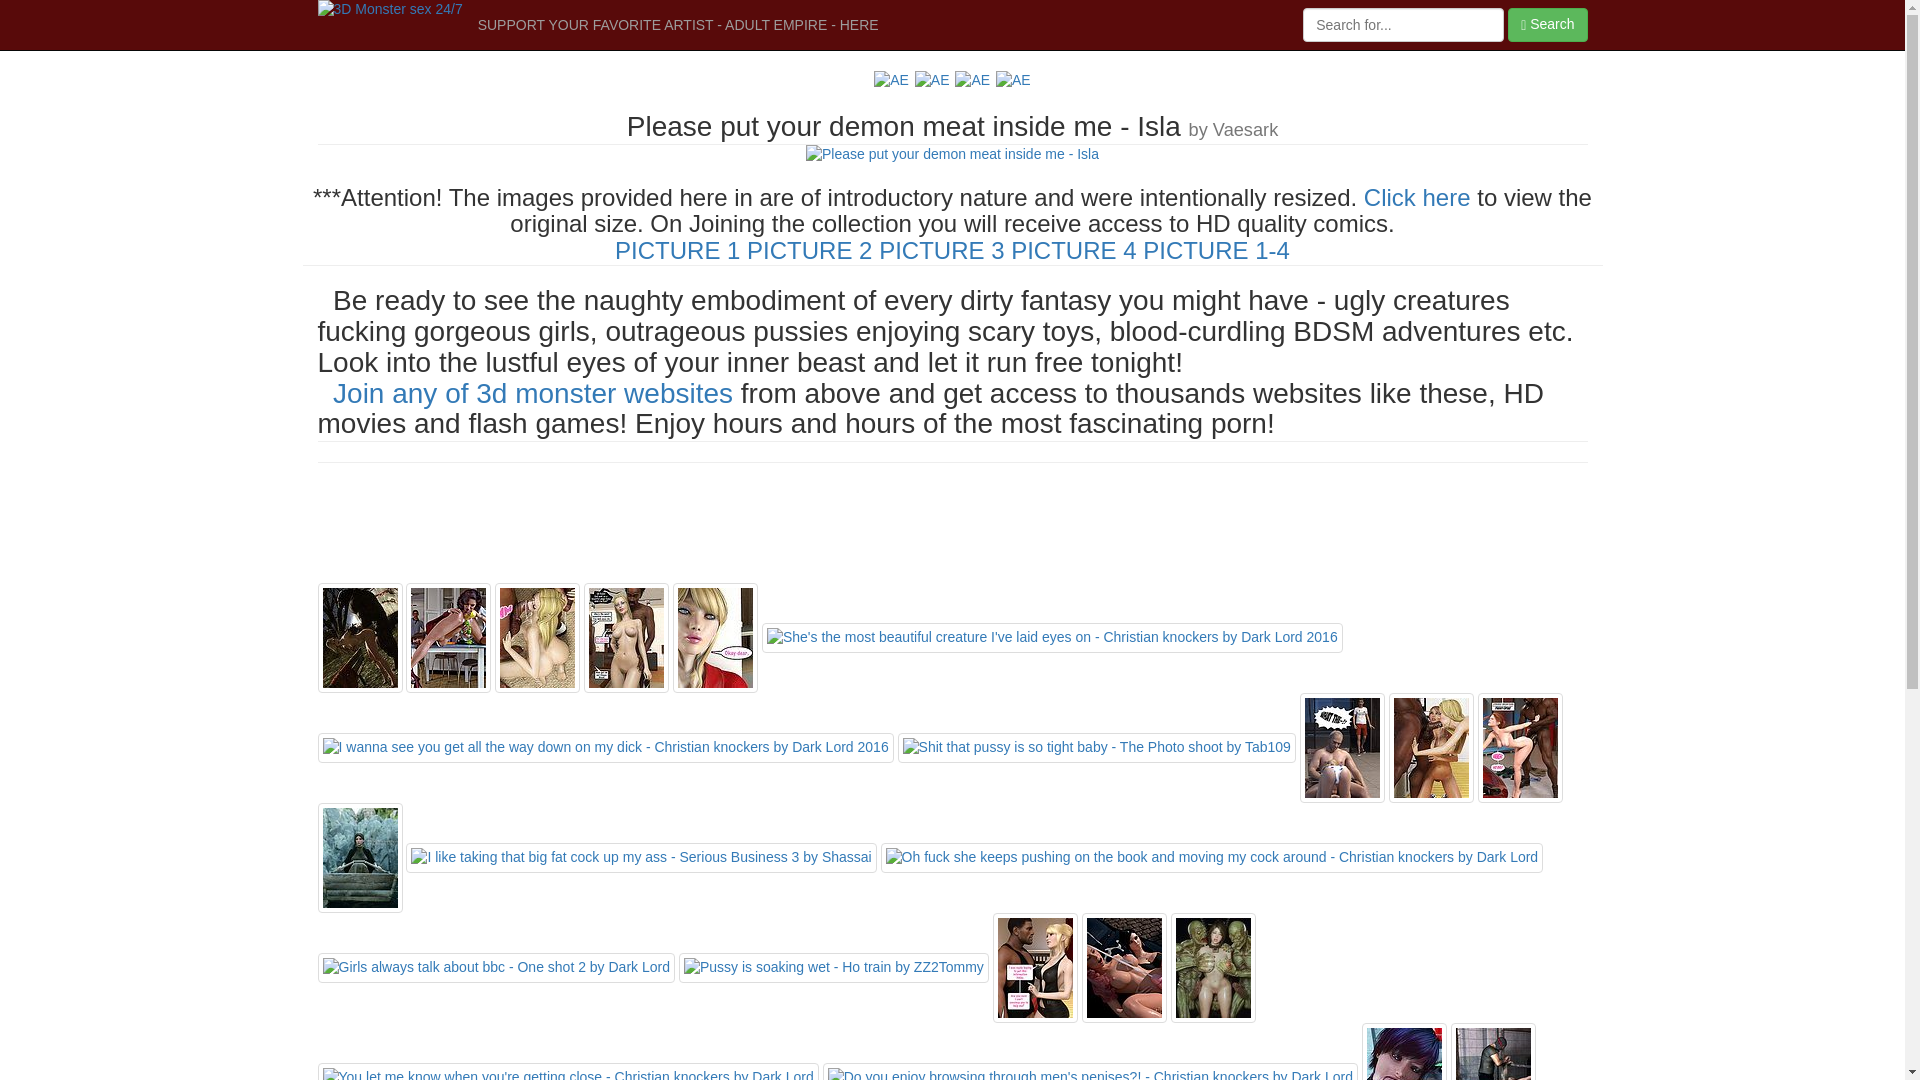  I want to click on 'PICTURE 3', so click(940, 249).